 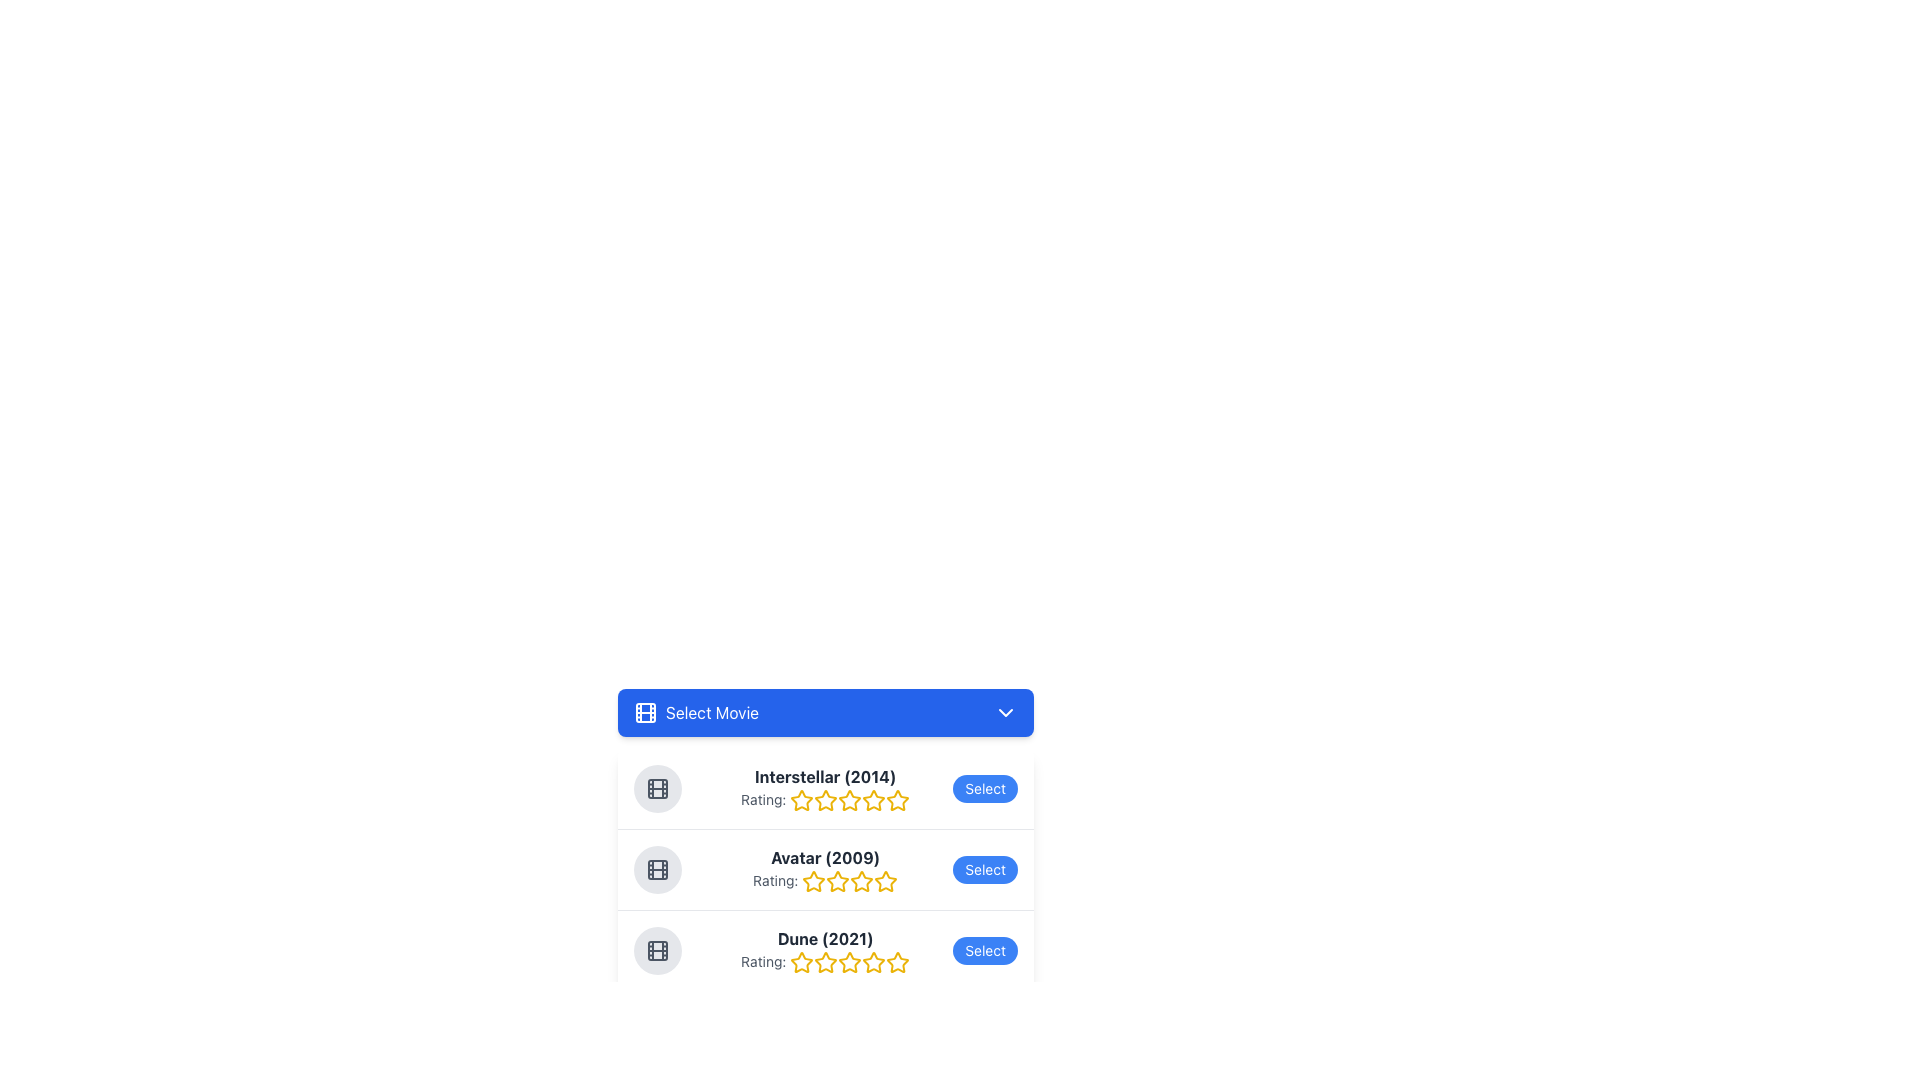 I want to click on the second star in the row of five stars, so click(x=825, y=798).